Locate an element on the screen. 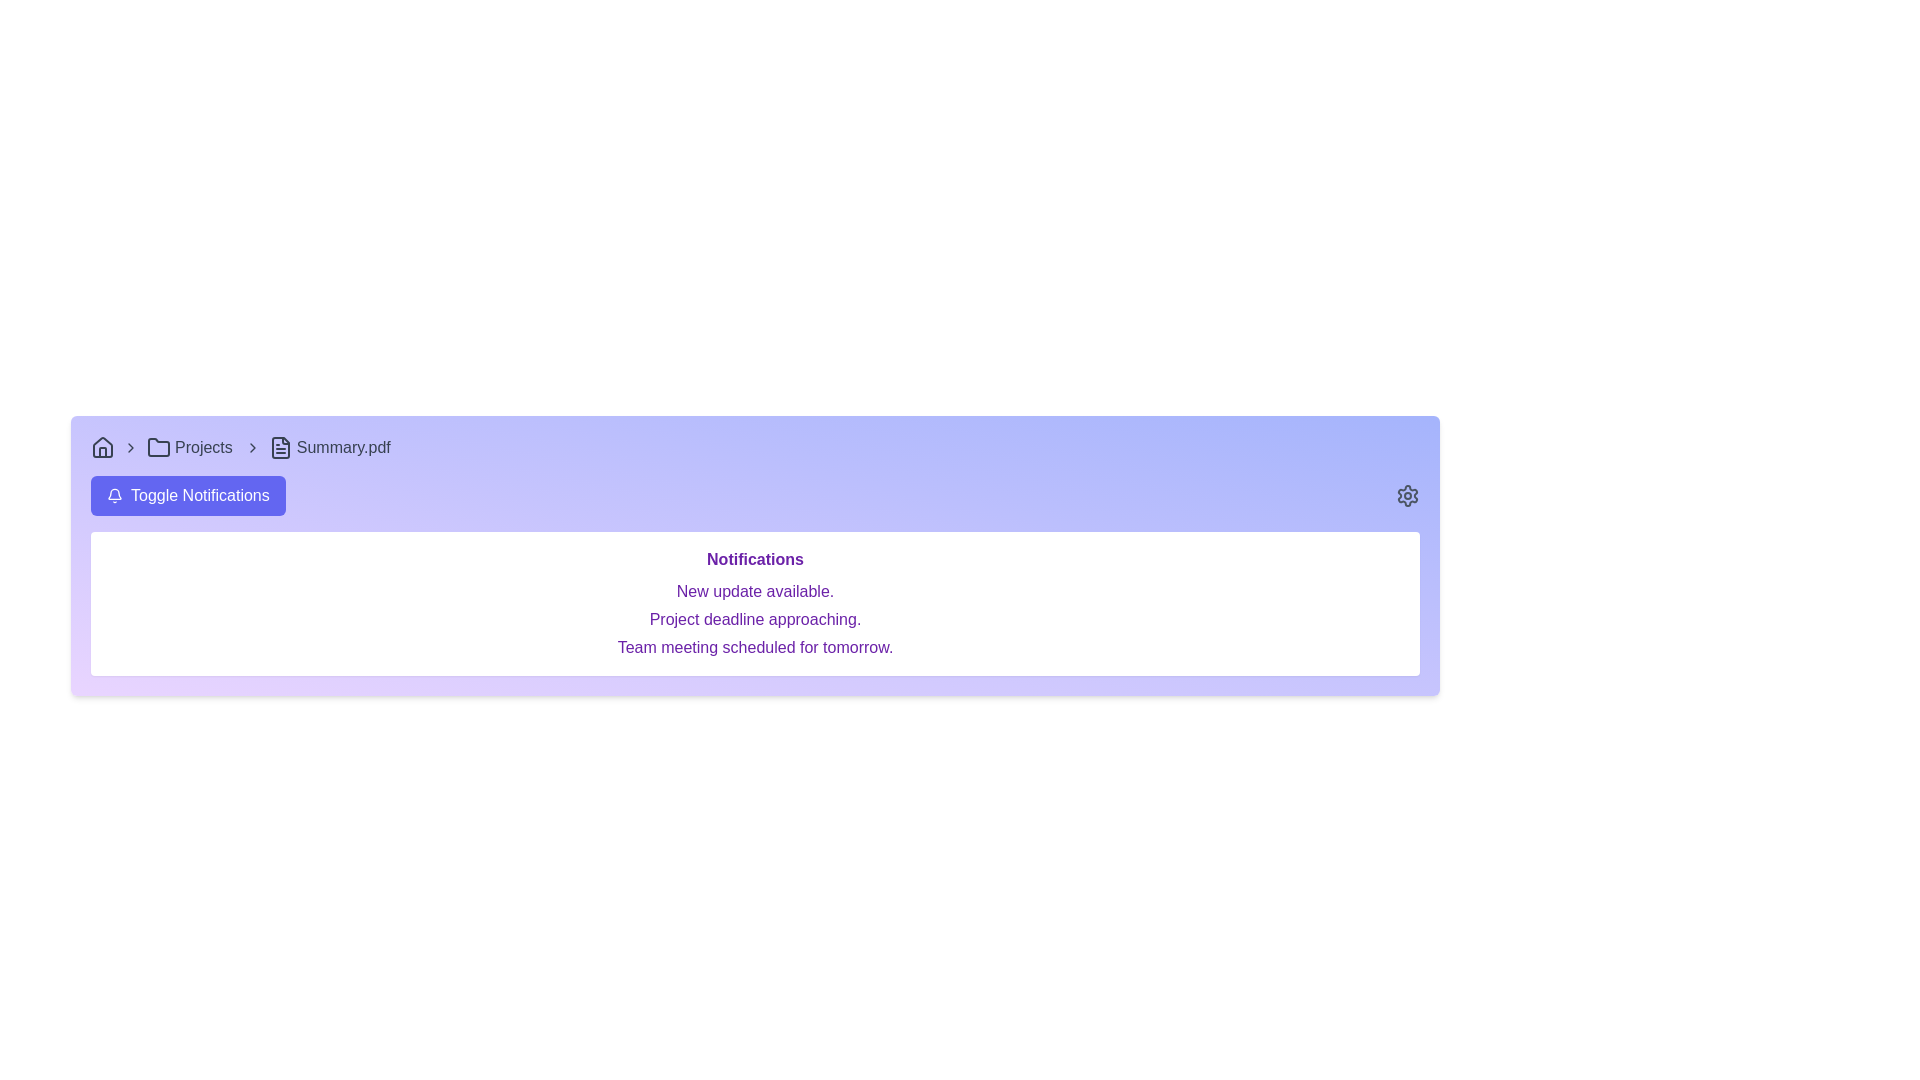 The width and height of the screenshot is (1920, 1080). the gear-shaped settings icon located in the top-right corner of the notification panel is located at coordinates (1406, 495).